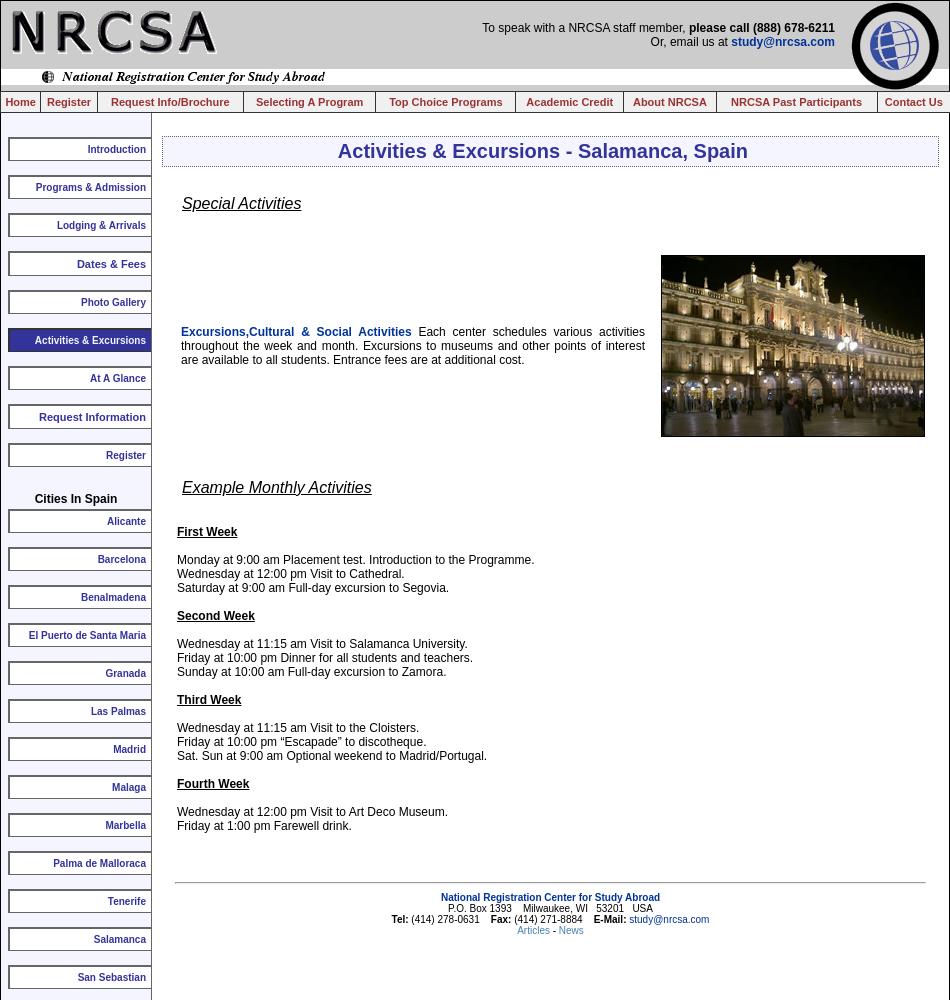 This screenshot has height=1000, width=950. What do you see at coordinates (388, 101) in the screenshot?
I see `'Top Choice Programs'` at bounding box center [388, 101].